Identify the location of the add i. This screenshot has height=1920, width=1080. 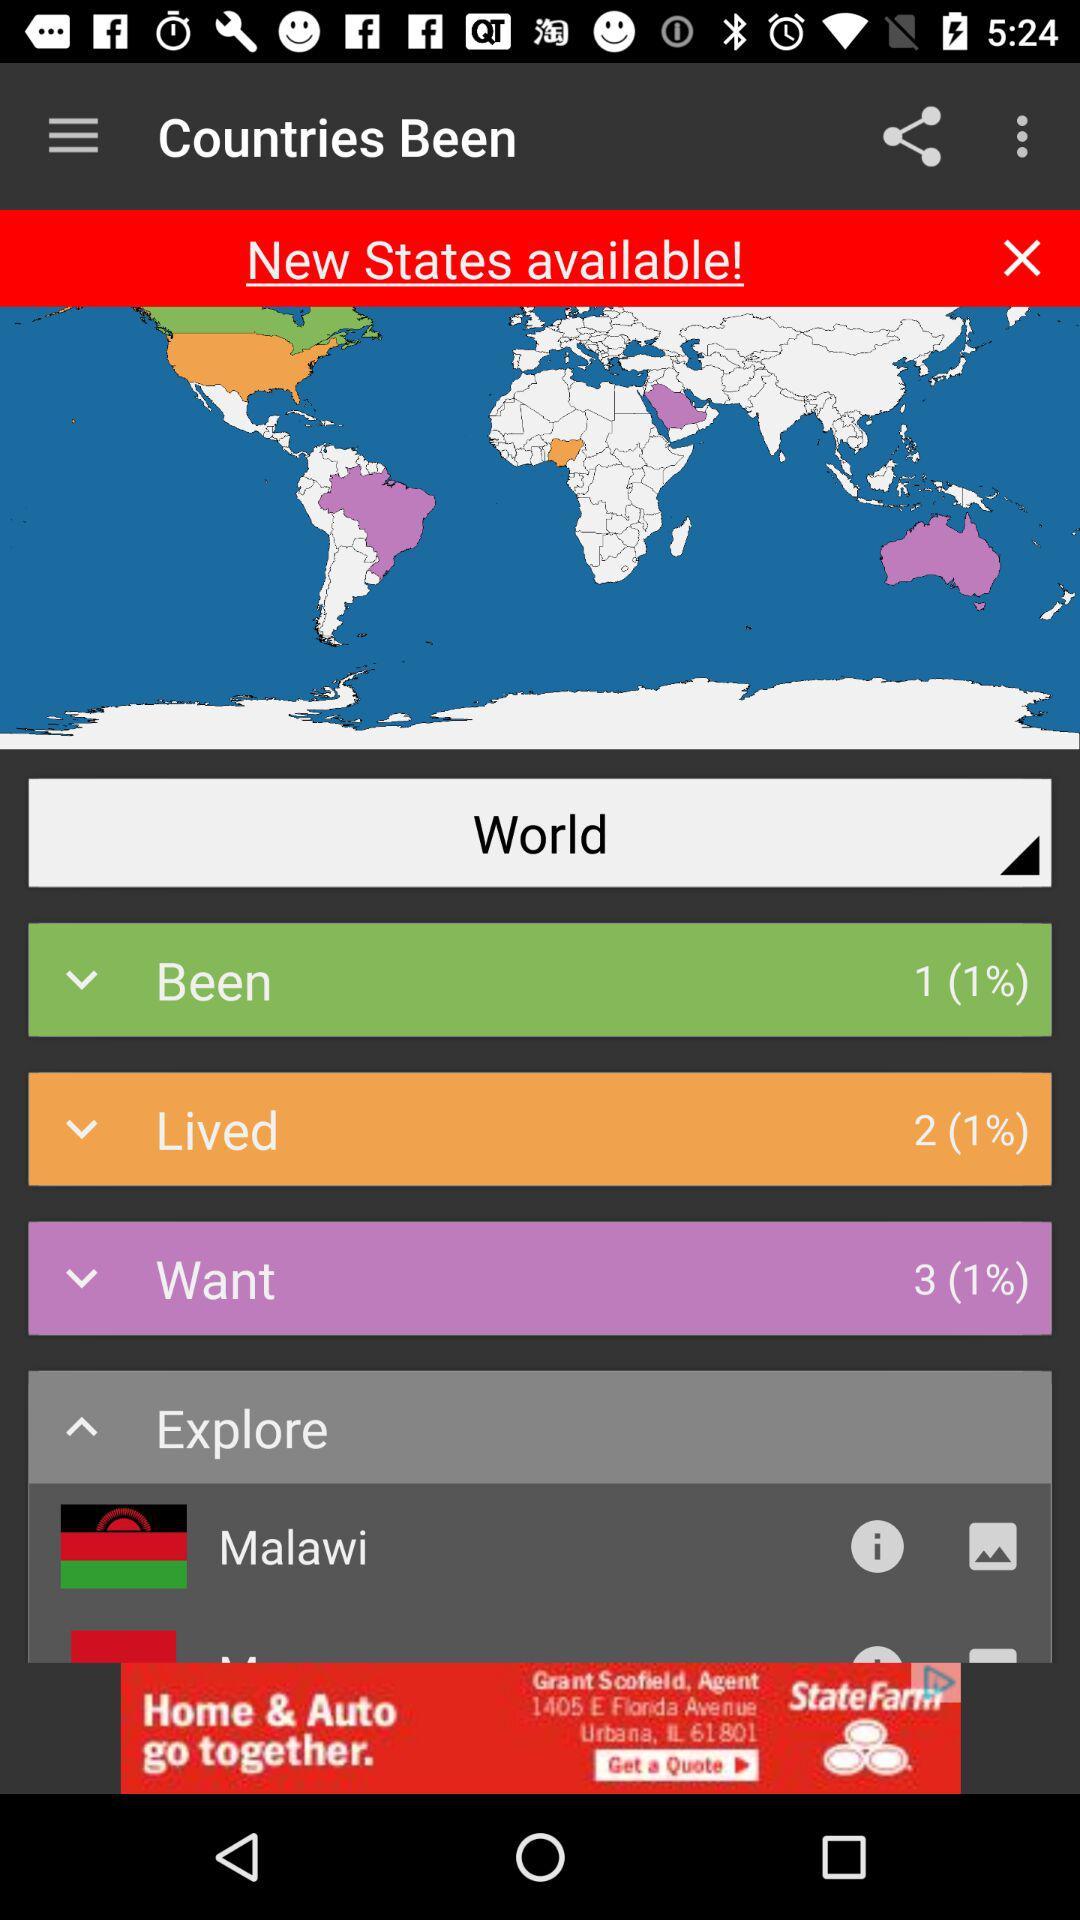
(540, 1727).